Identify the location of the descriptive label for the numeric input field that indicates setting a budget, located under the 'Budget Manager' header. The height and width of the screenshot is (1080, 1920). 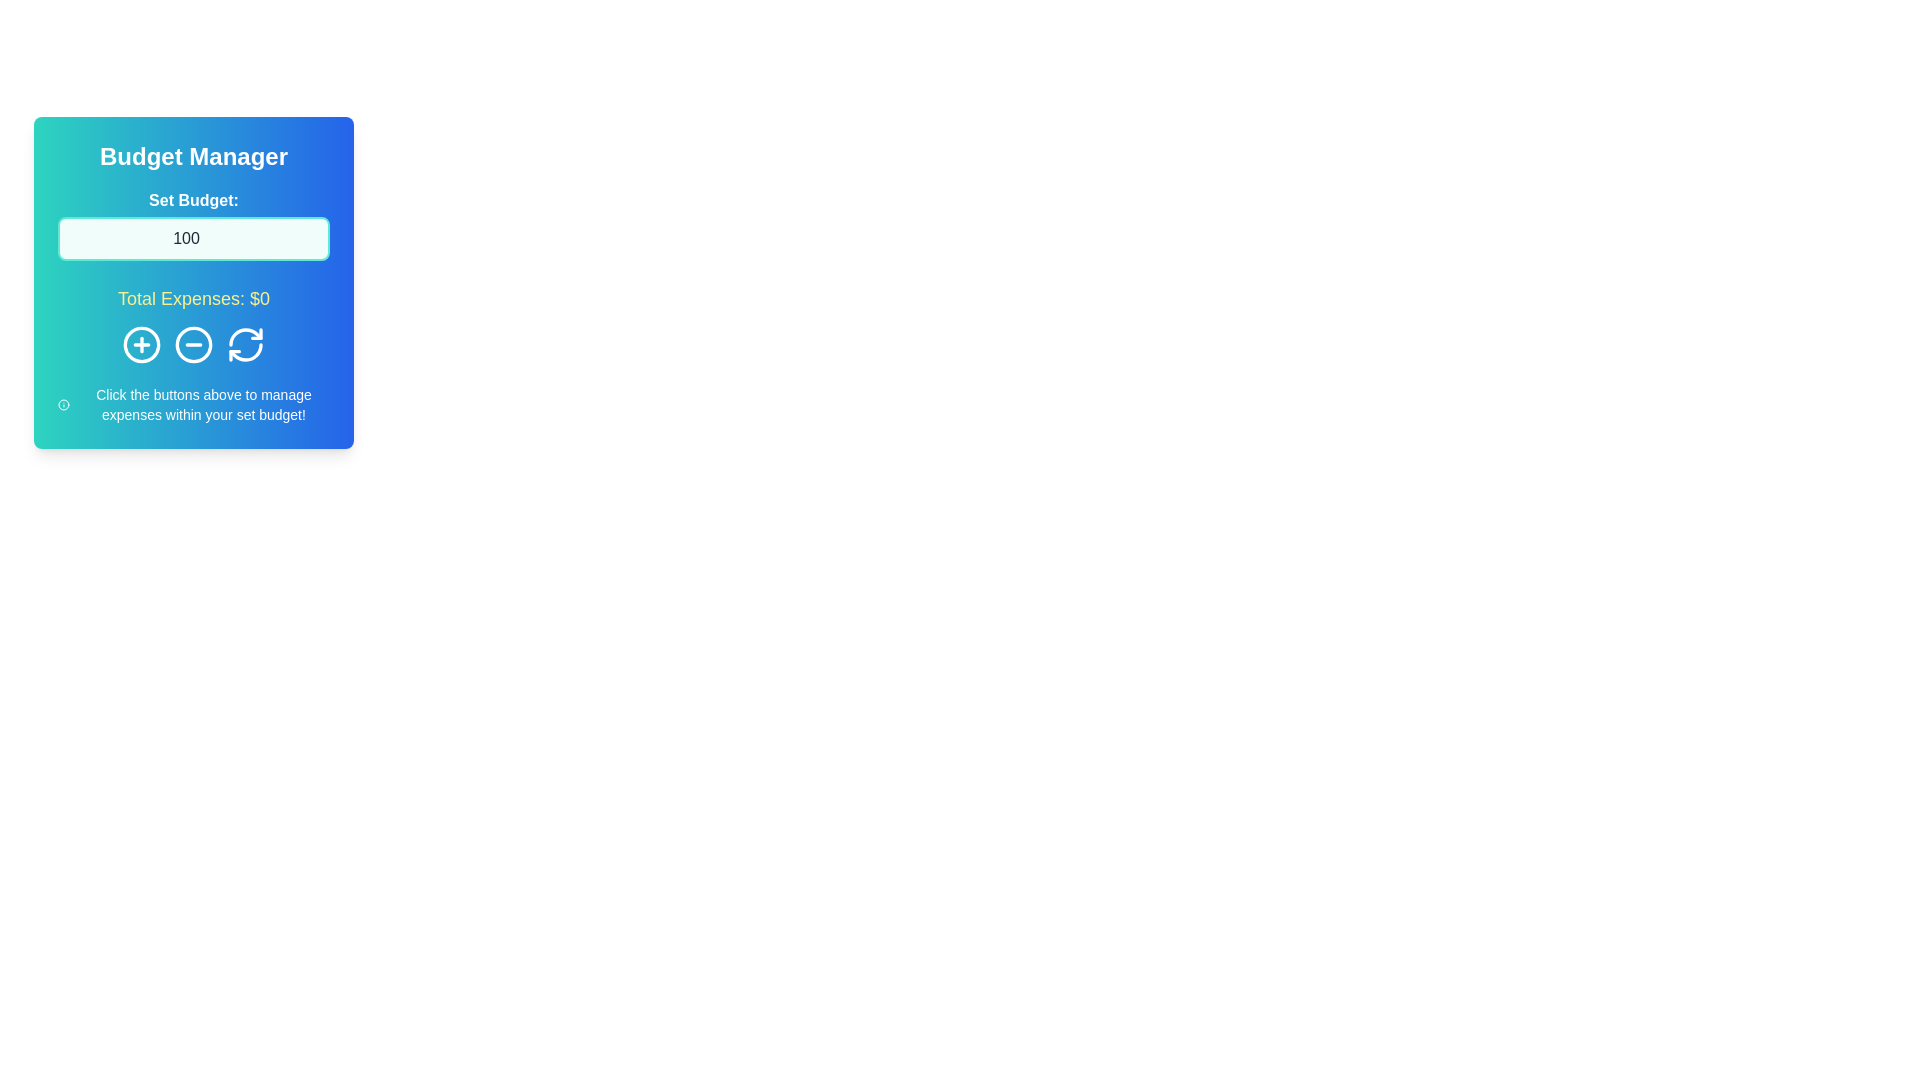
(193, 200).